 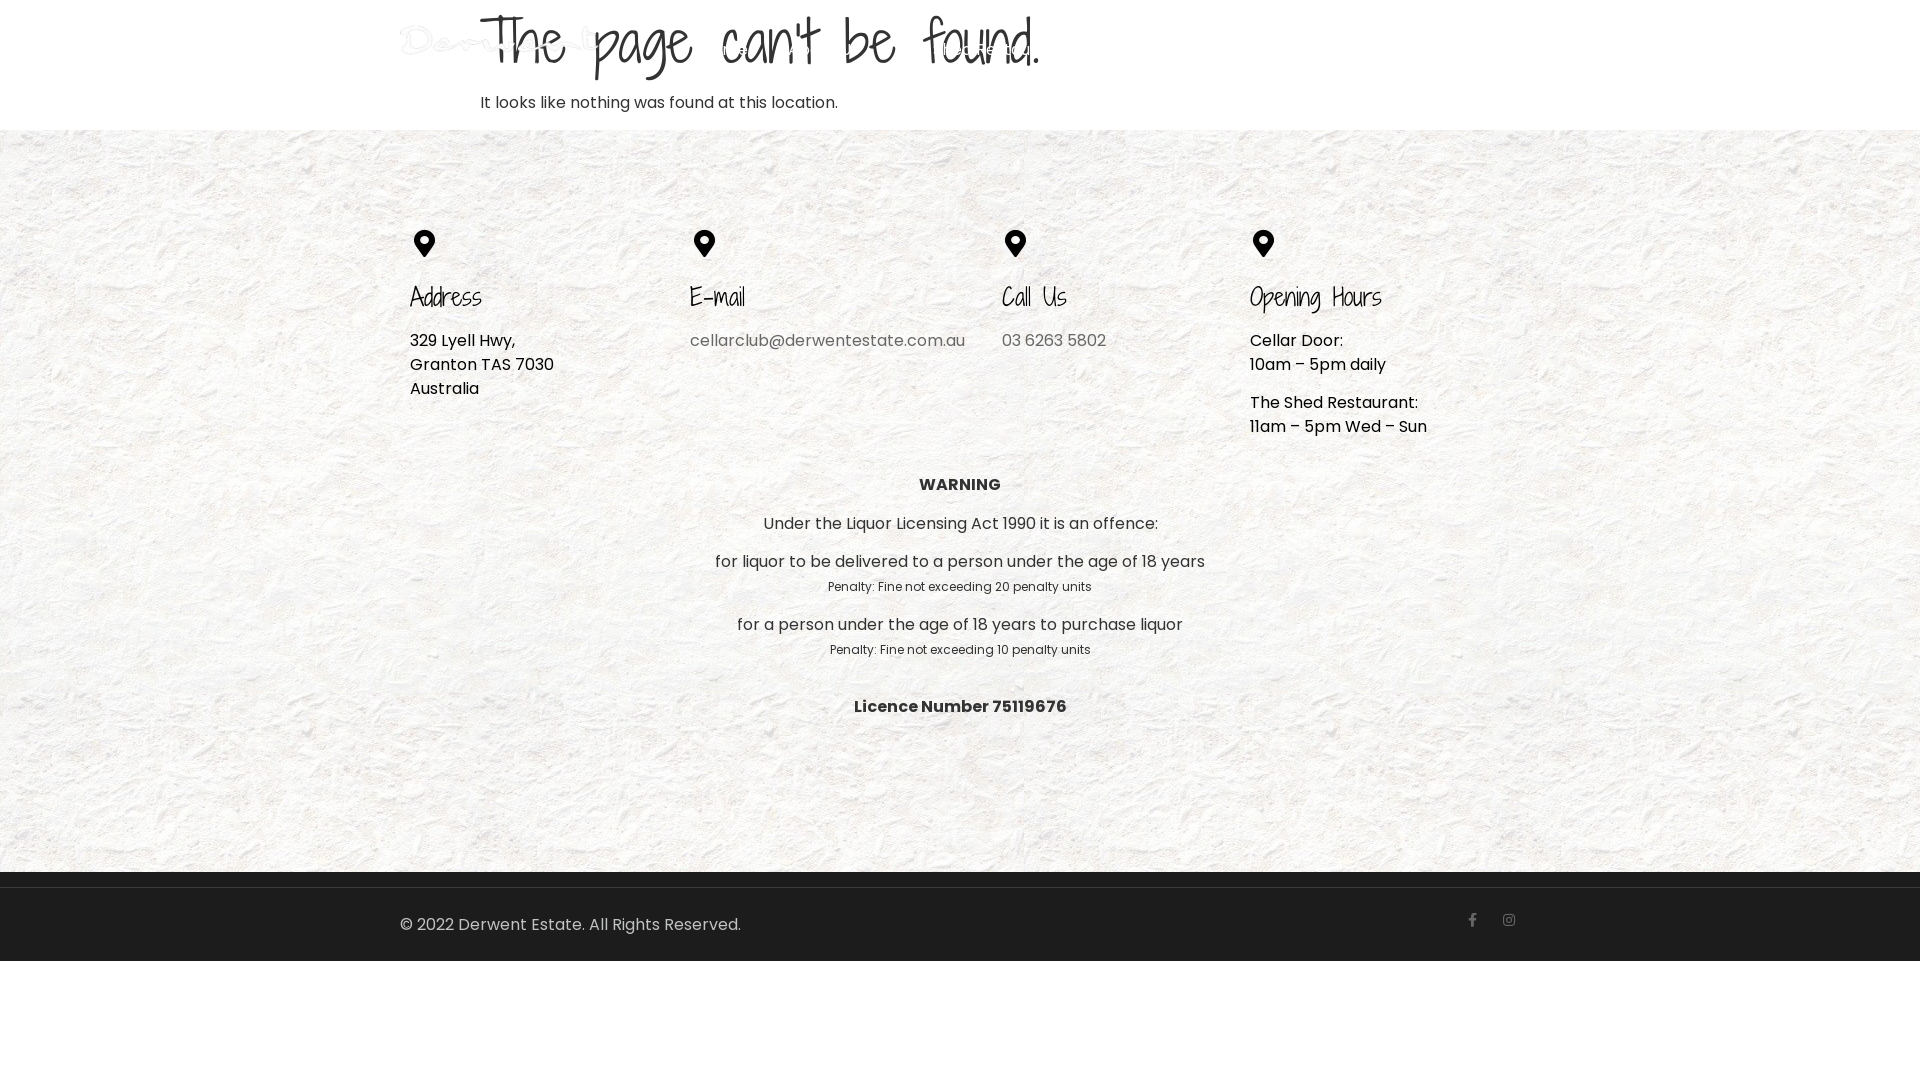 What do you see at coordinates (1335, 49) in the screenshot?
I see `'Contact'` at bounding box center [1335, 49].